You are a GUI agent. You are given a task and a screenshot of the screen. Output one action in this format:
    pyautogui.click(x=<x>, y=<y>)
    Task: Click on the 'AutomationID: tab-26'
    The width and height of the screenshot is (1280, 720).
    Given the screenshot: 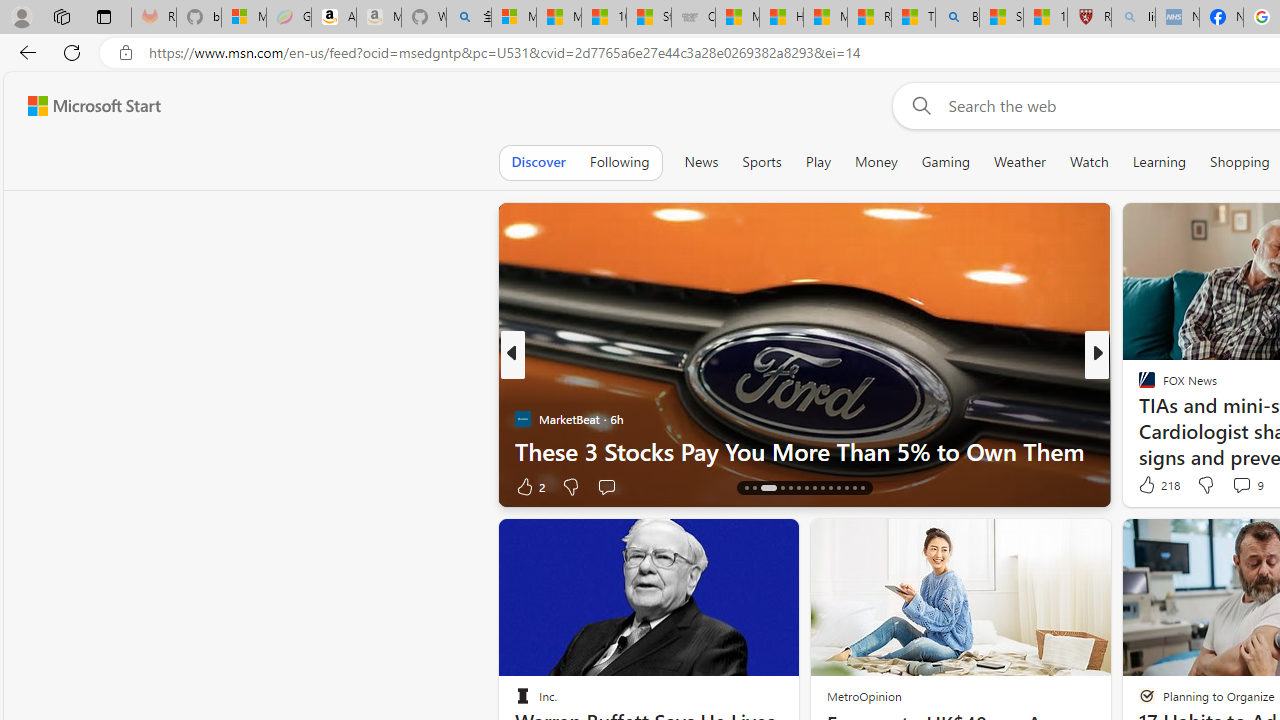 What is the action you would take?
    pyautogui.click(x=846, y=488)
    